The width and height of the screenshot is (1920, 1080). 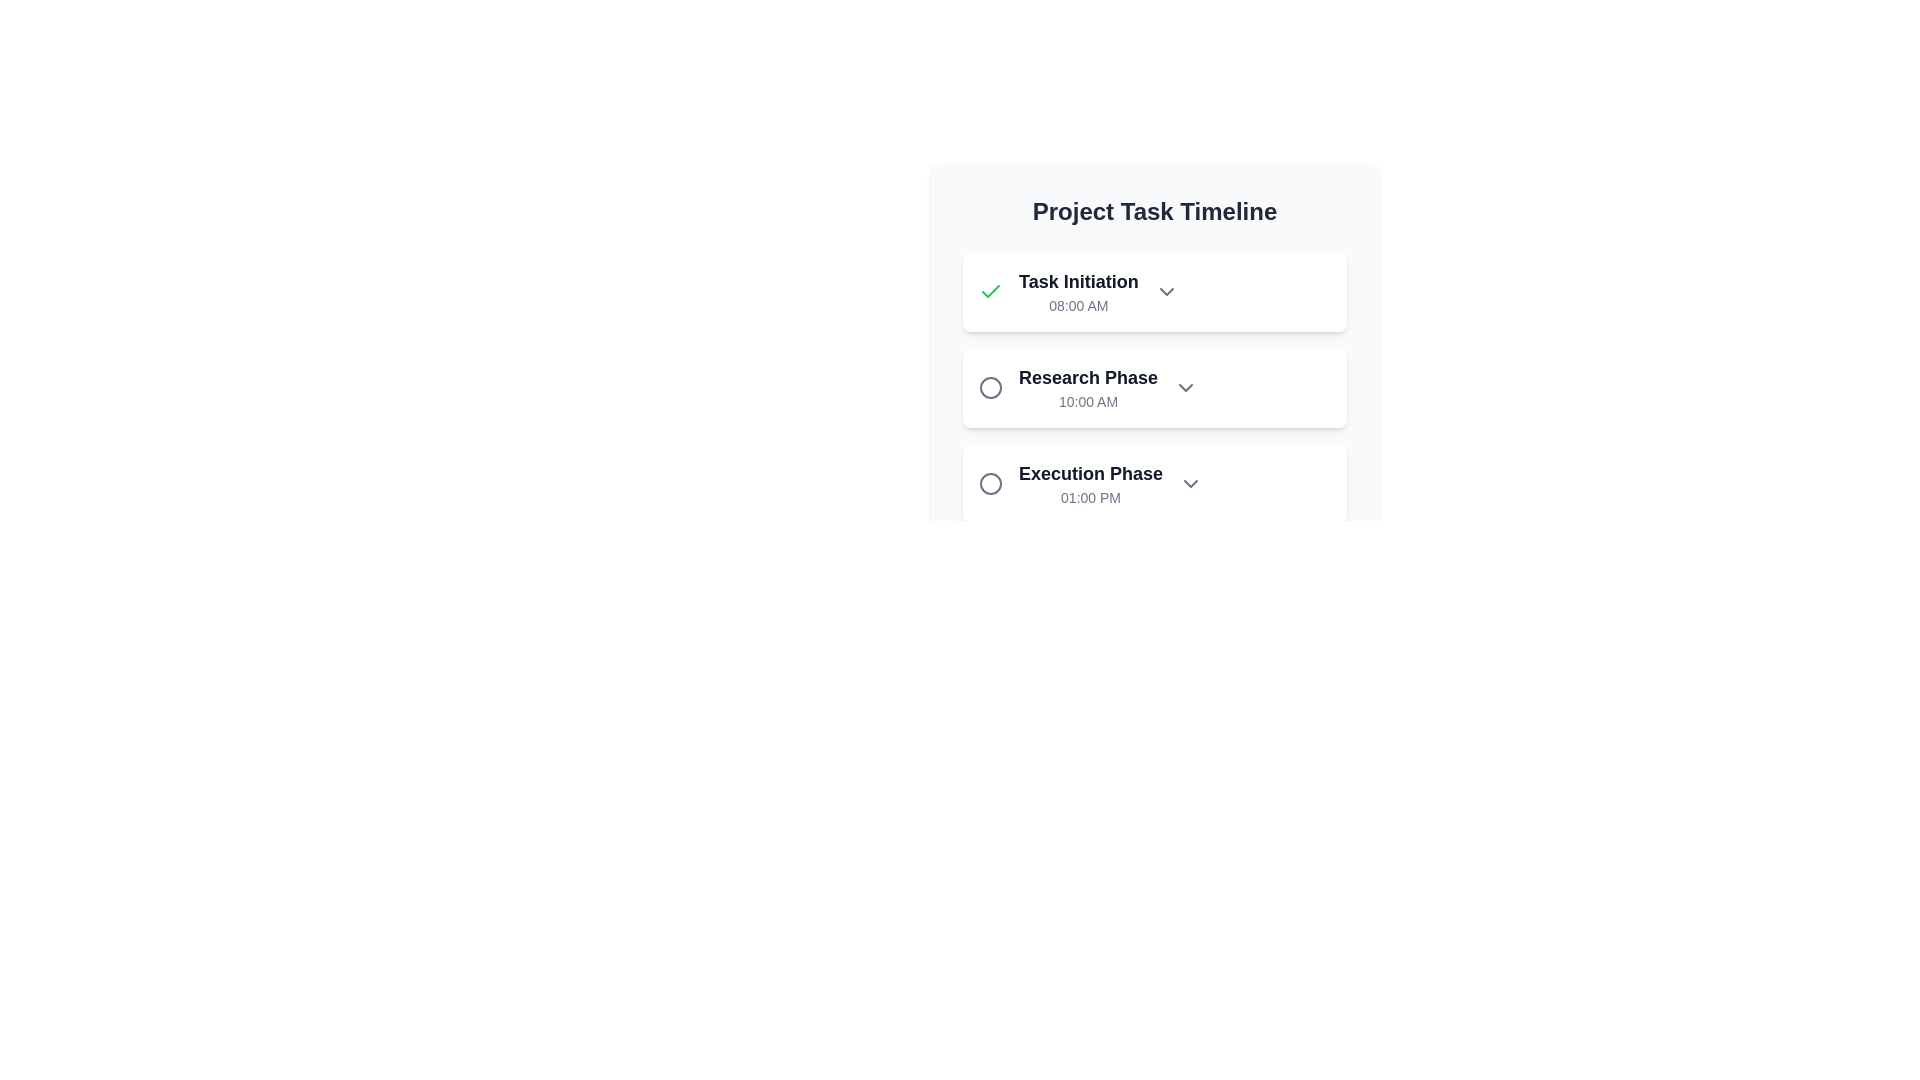 I want to click on the checkmark icon on the left side of the Task item header to mark the task as complete, so click(x=1155, y=292).